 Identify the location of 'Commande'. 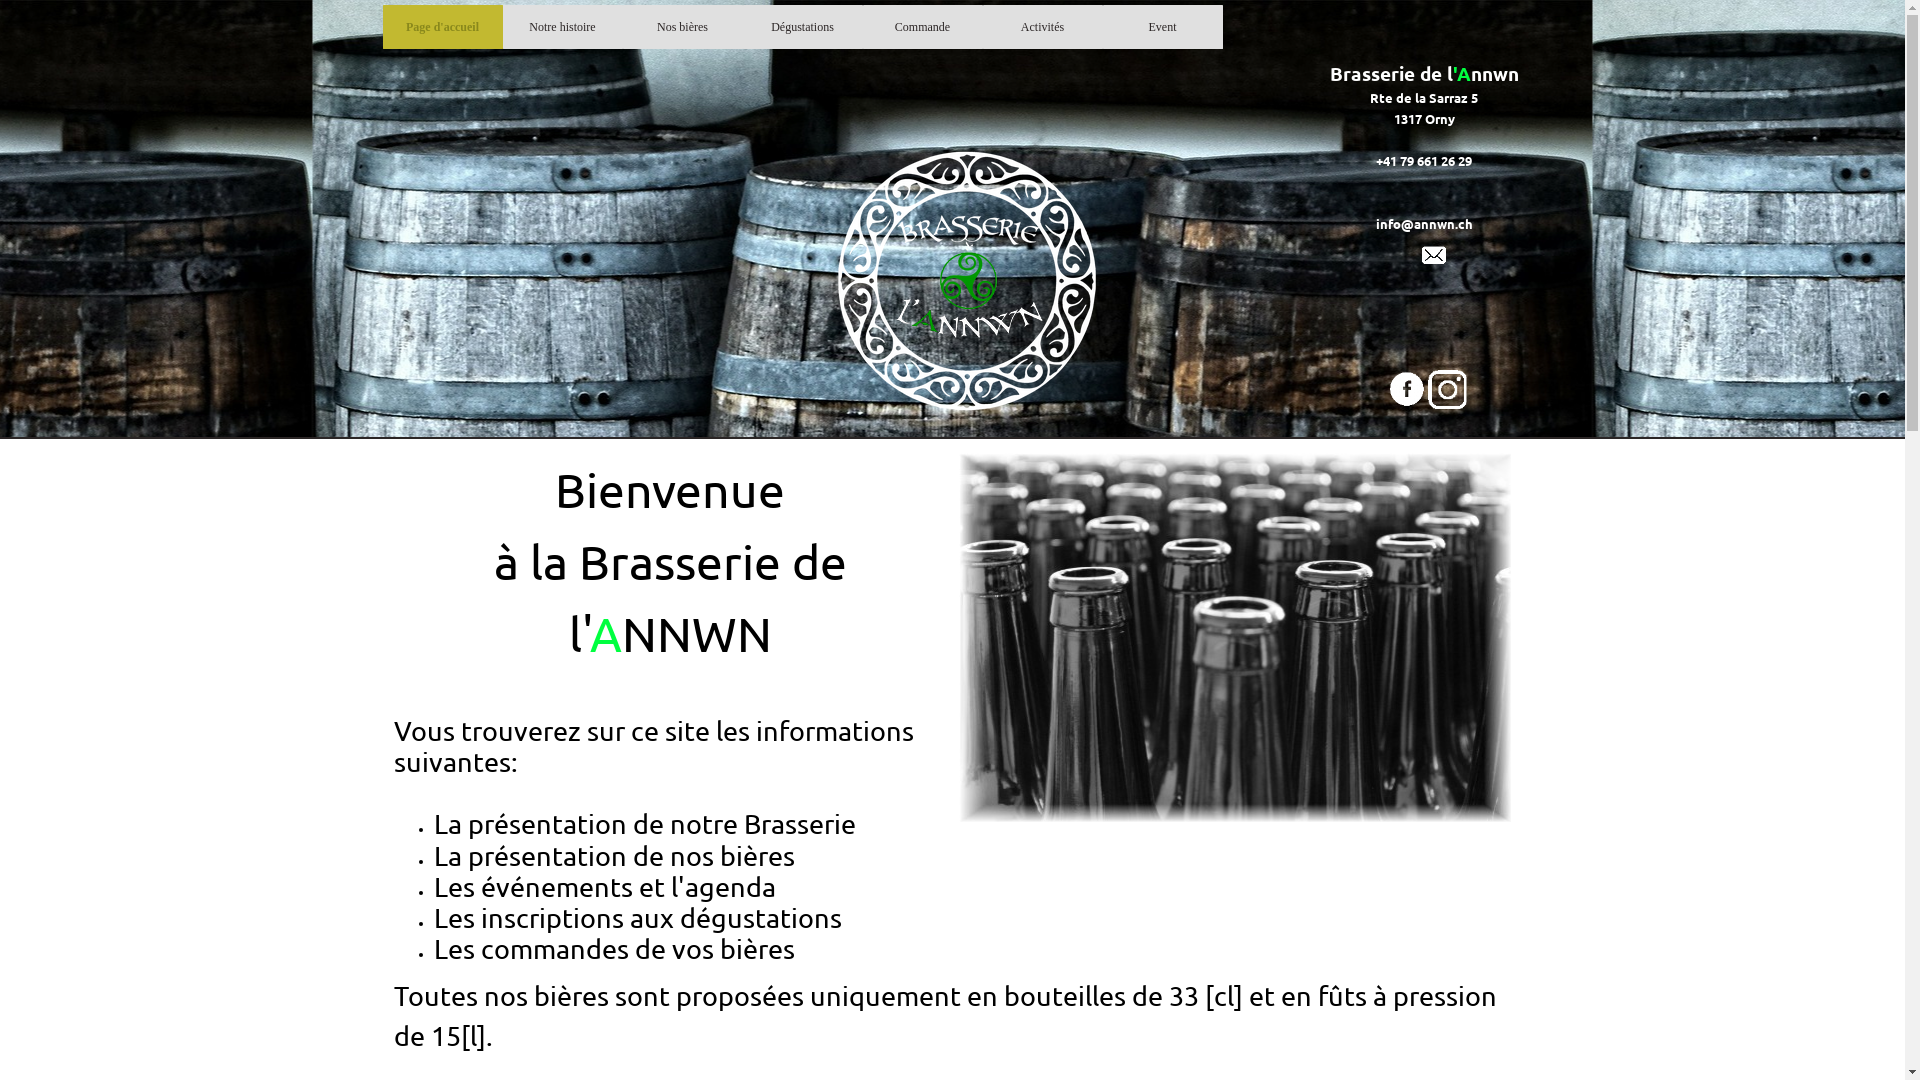
(921, 27).